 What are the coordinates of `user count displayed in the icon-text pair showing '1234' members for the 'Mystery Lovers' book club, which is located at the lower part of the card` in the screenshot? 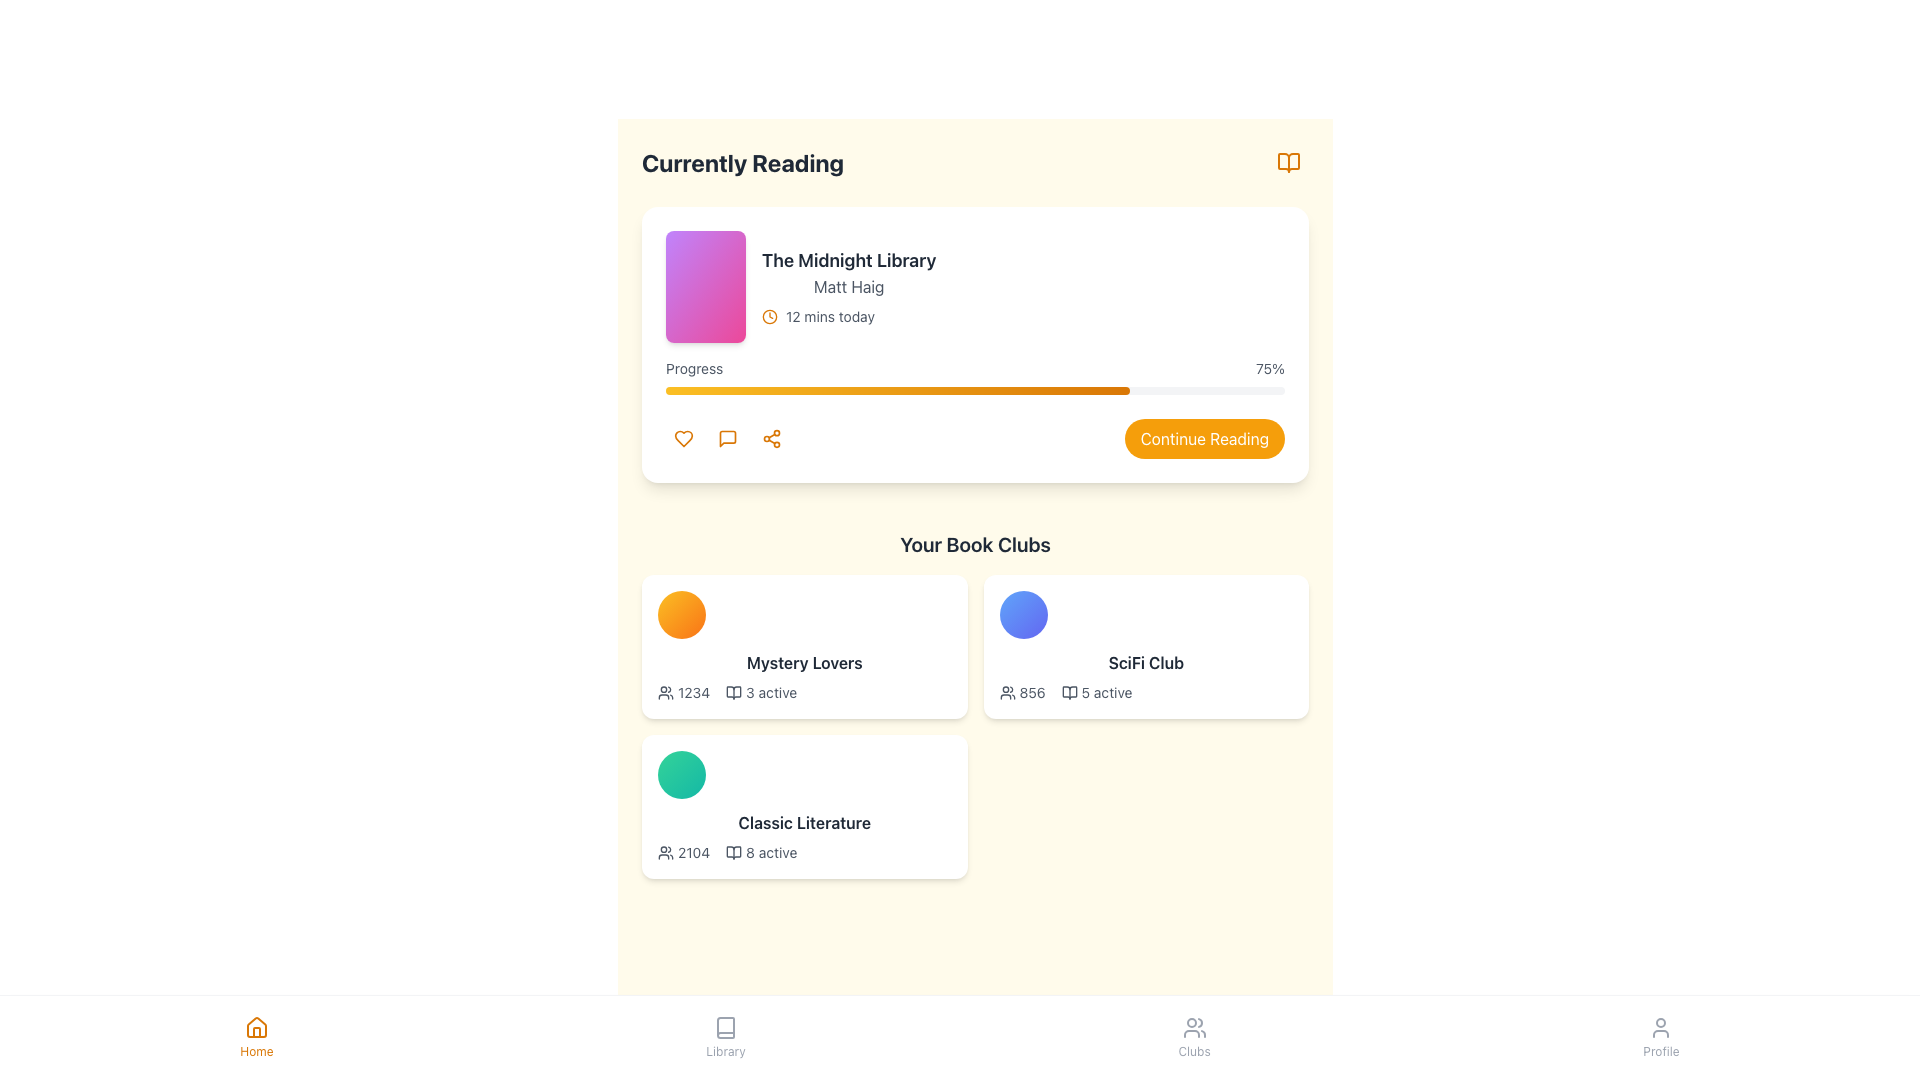 It's located at (684, 692).